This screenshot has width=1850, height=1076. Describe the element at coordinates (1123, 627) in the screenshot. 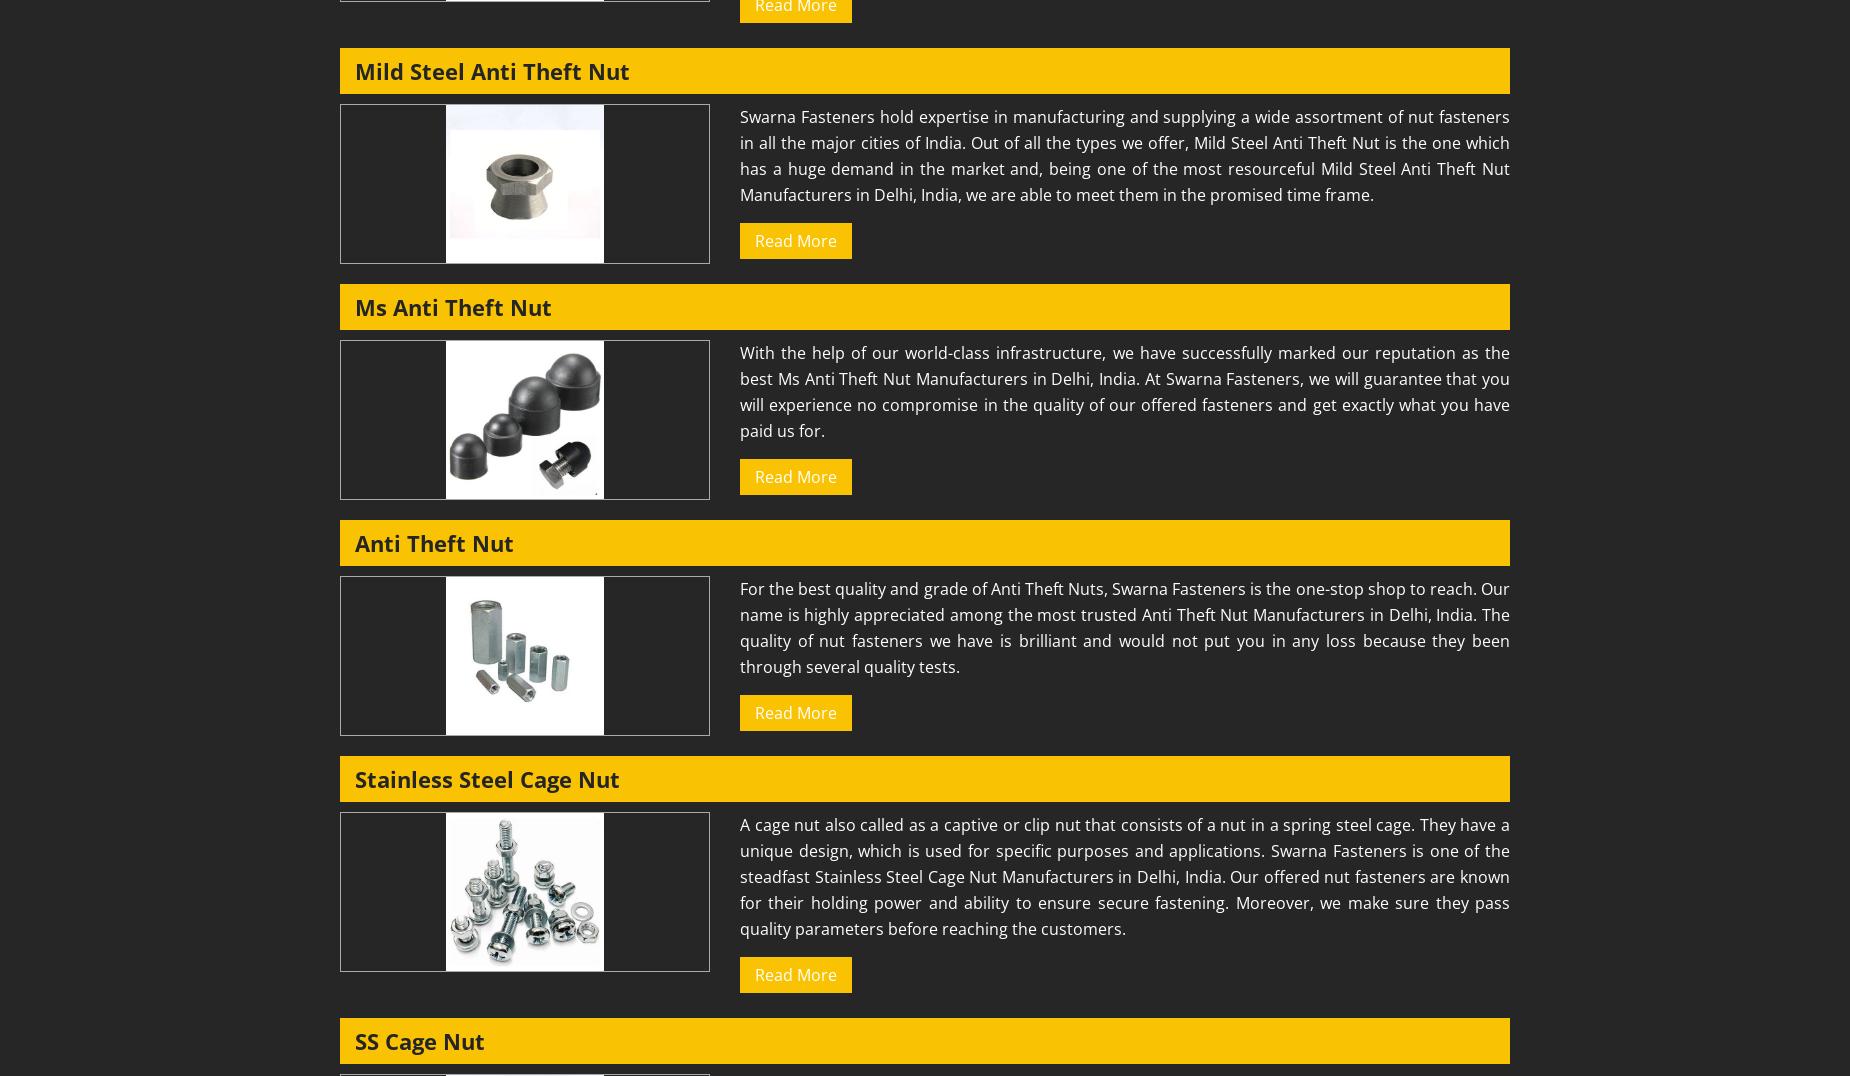

I see `'For the best quality and grade of Anti Theft Nuts, Swarna Fasteners is the one-stop shop to reach. Our name is highly appreciated among the most trusted Anti Theft Nut Manufacturers in Delhi, India. The quality of nut fasteners we have is brilliant and would not put you in any loss because they been through several quality tests.'` at that location.